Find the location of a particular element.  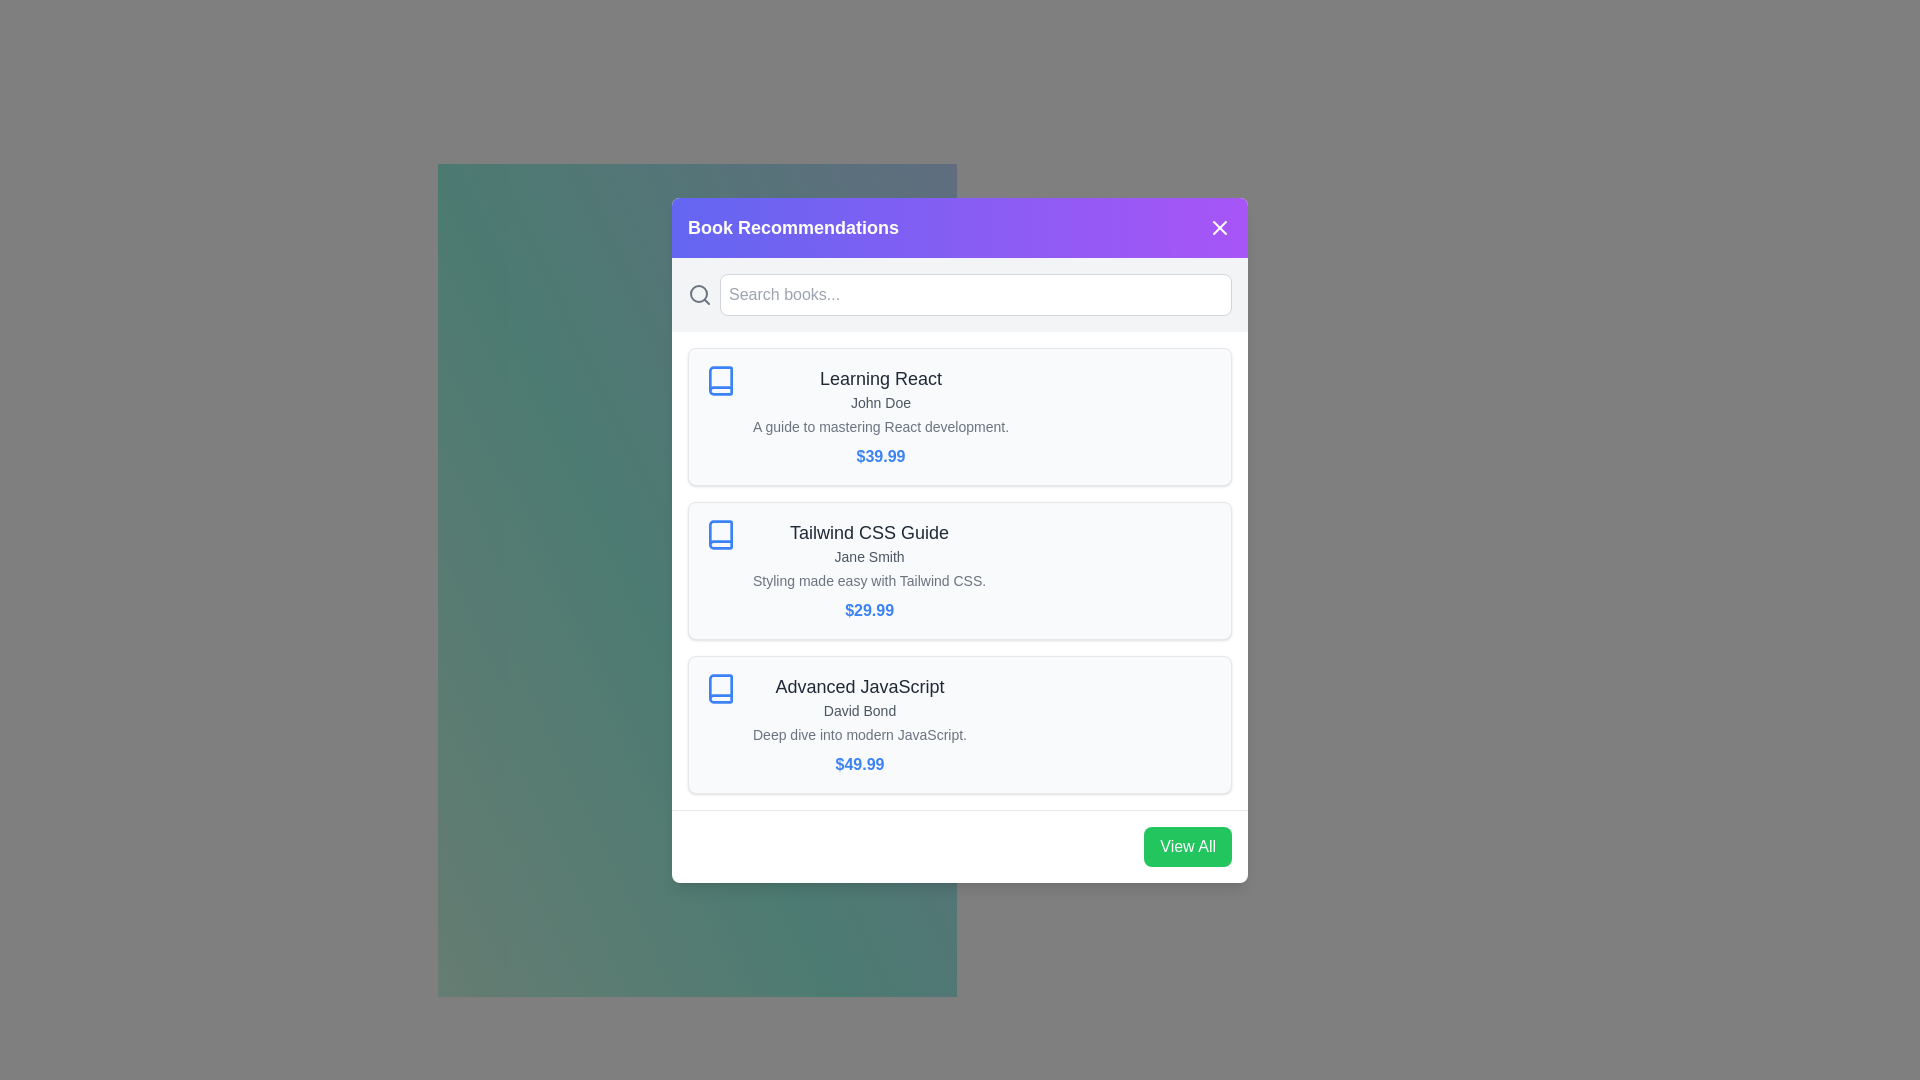

the blue book icon in the 'Book Recommendations' modal, which is the topmost item in the list and left-aligned next to the text 'Learning React' is located at coordinates (720, 380).